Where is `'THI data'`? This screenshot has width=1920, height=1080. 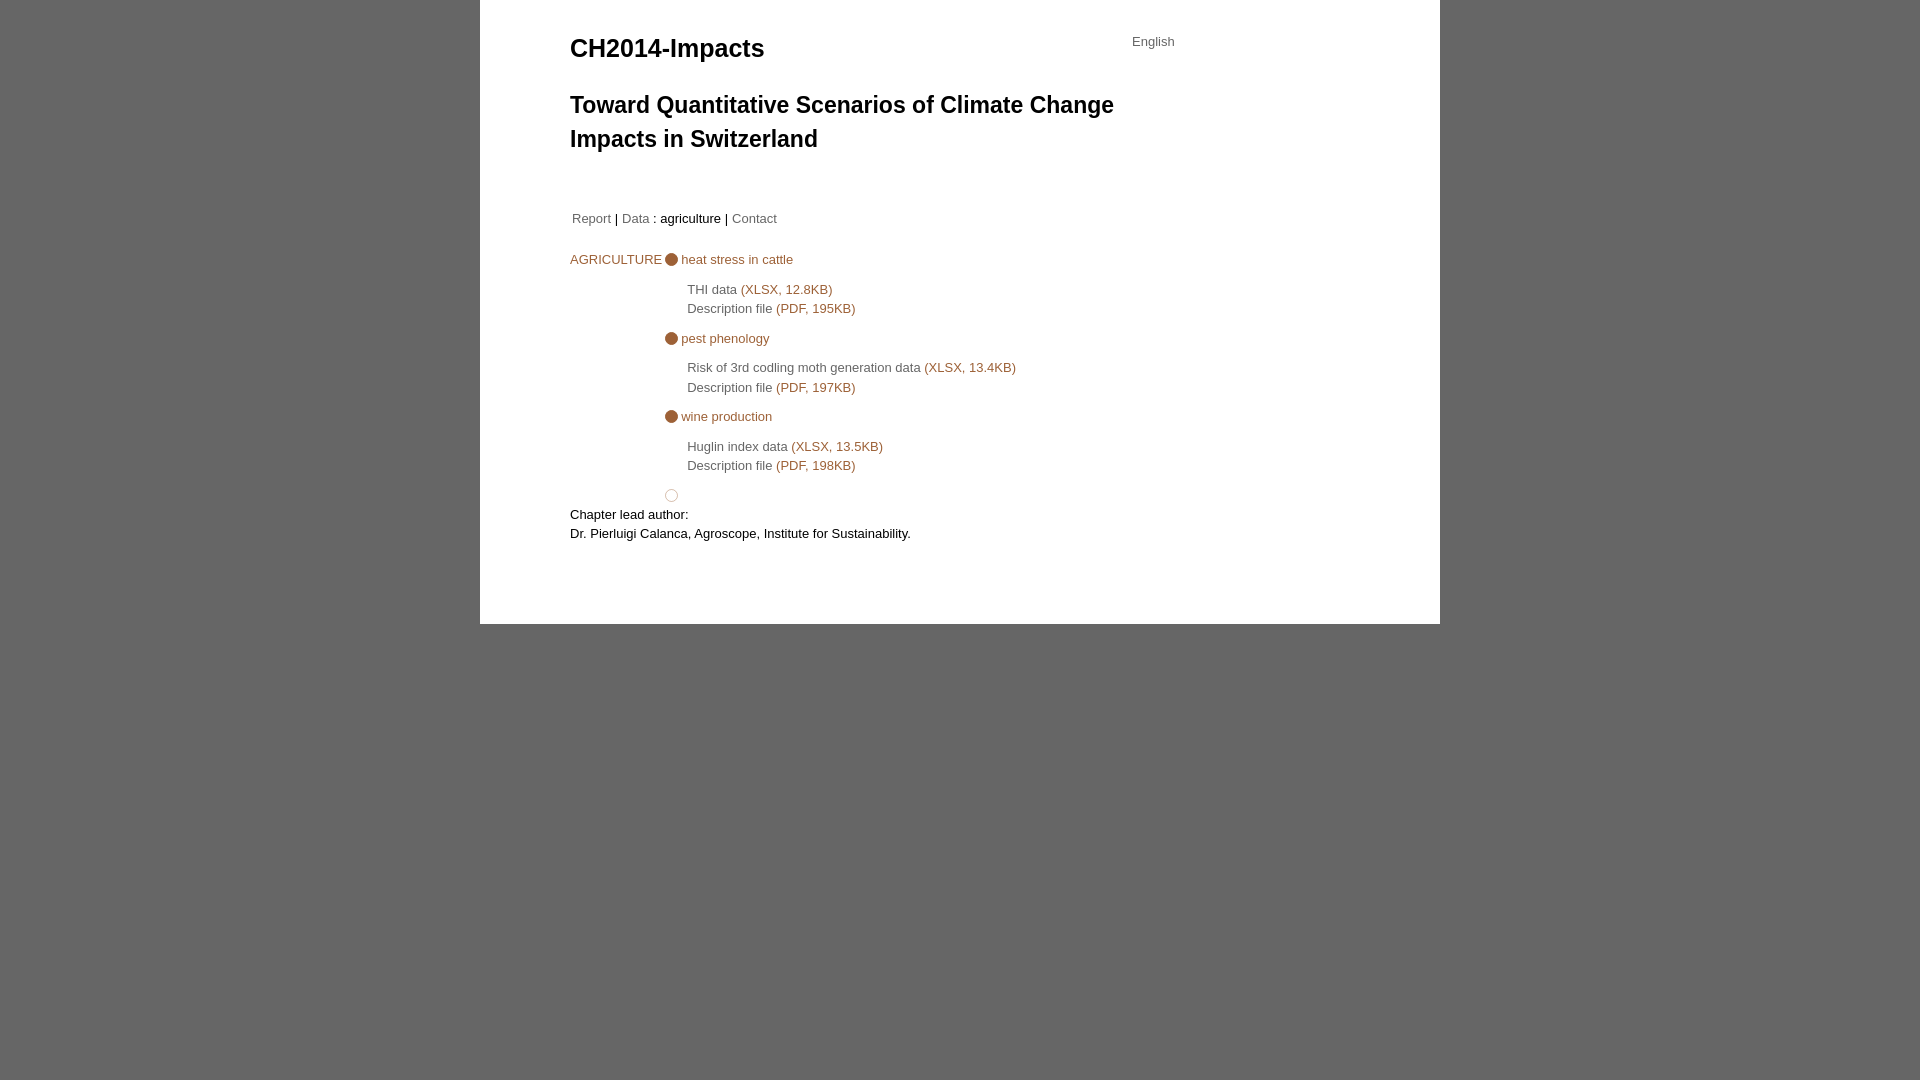 'THI data' is located at coordinates (711, 289).